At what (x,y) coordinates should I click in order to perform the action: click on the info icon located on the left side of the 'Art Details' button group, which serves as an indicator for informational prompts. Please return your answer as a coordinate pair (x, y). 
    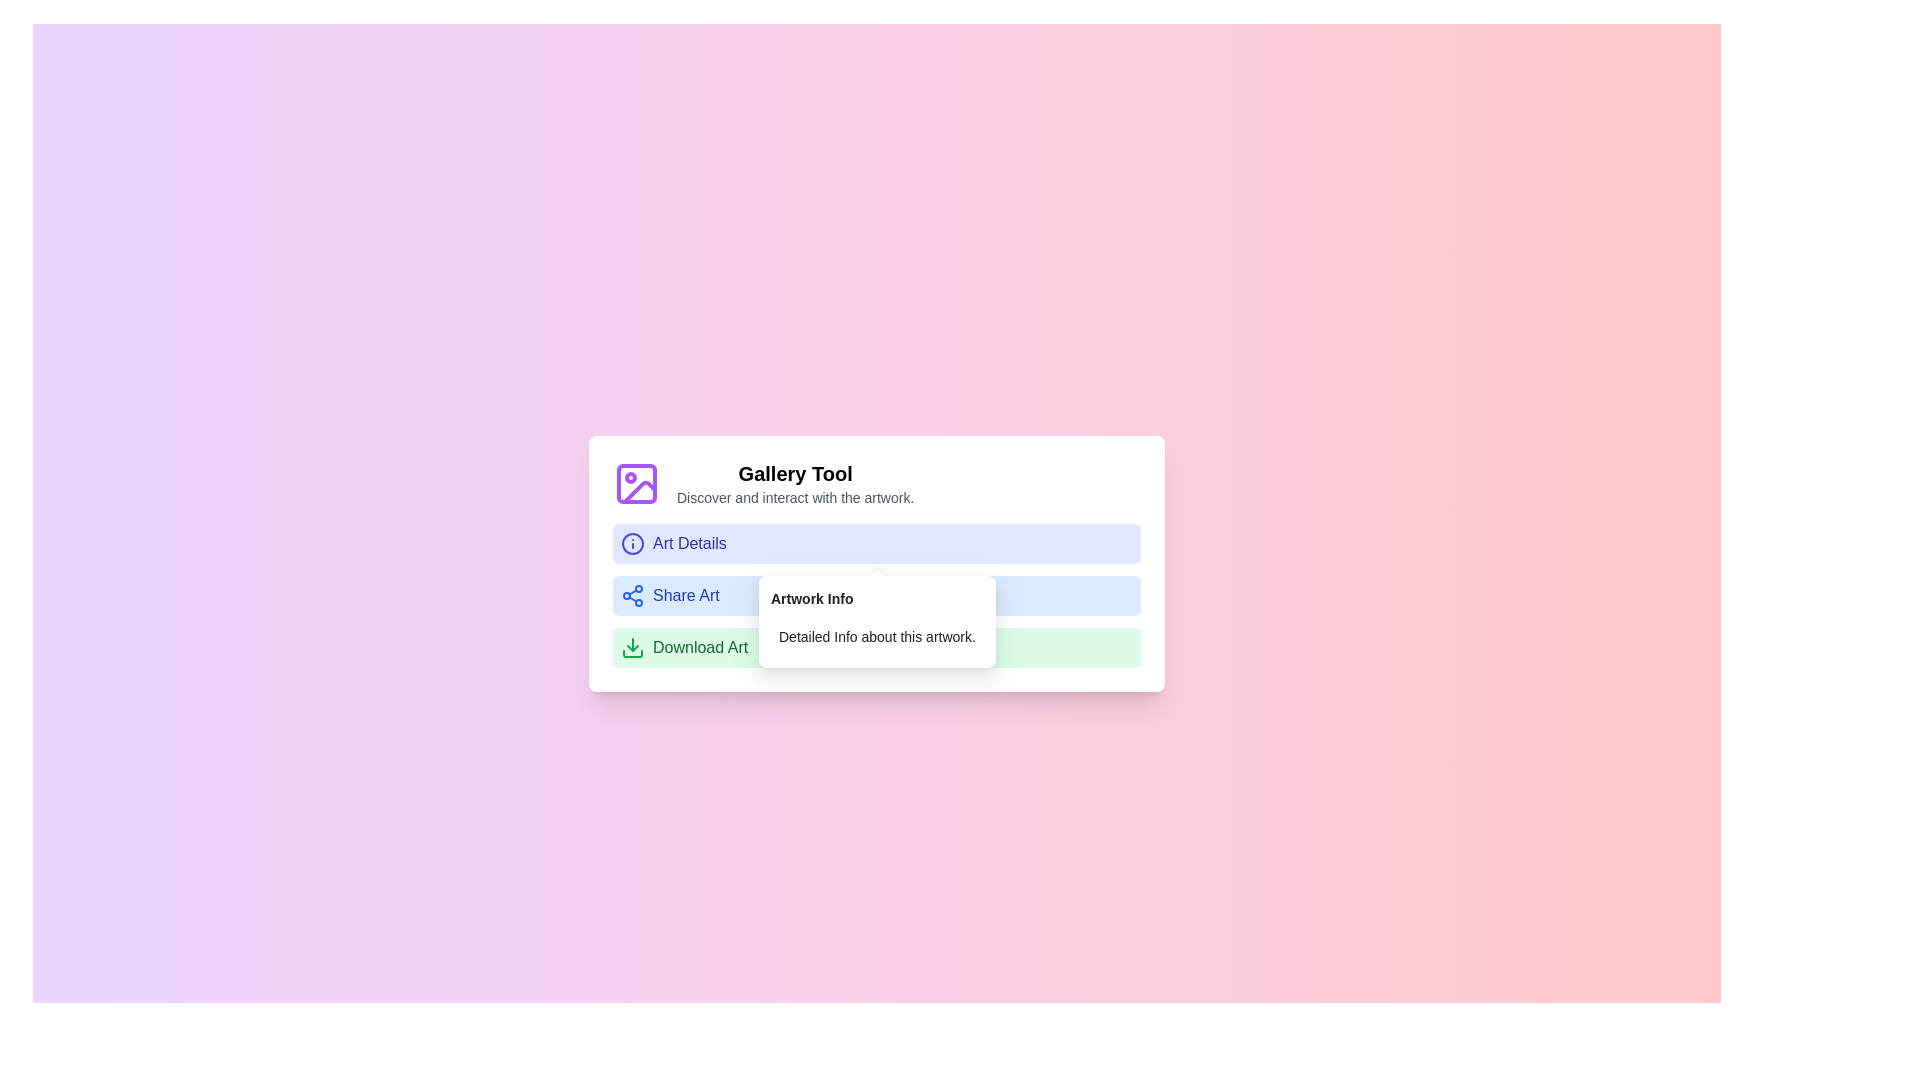
    Looking at the image, I should click on (632, 543).